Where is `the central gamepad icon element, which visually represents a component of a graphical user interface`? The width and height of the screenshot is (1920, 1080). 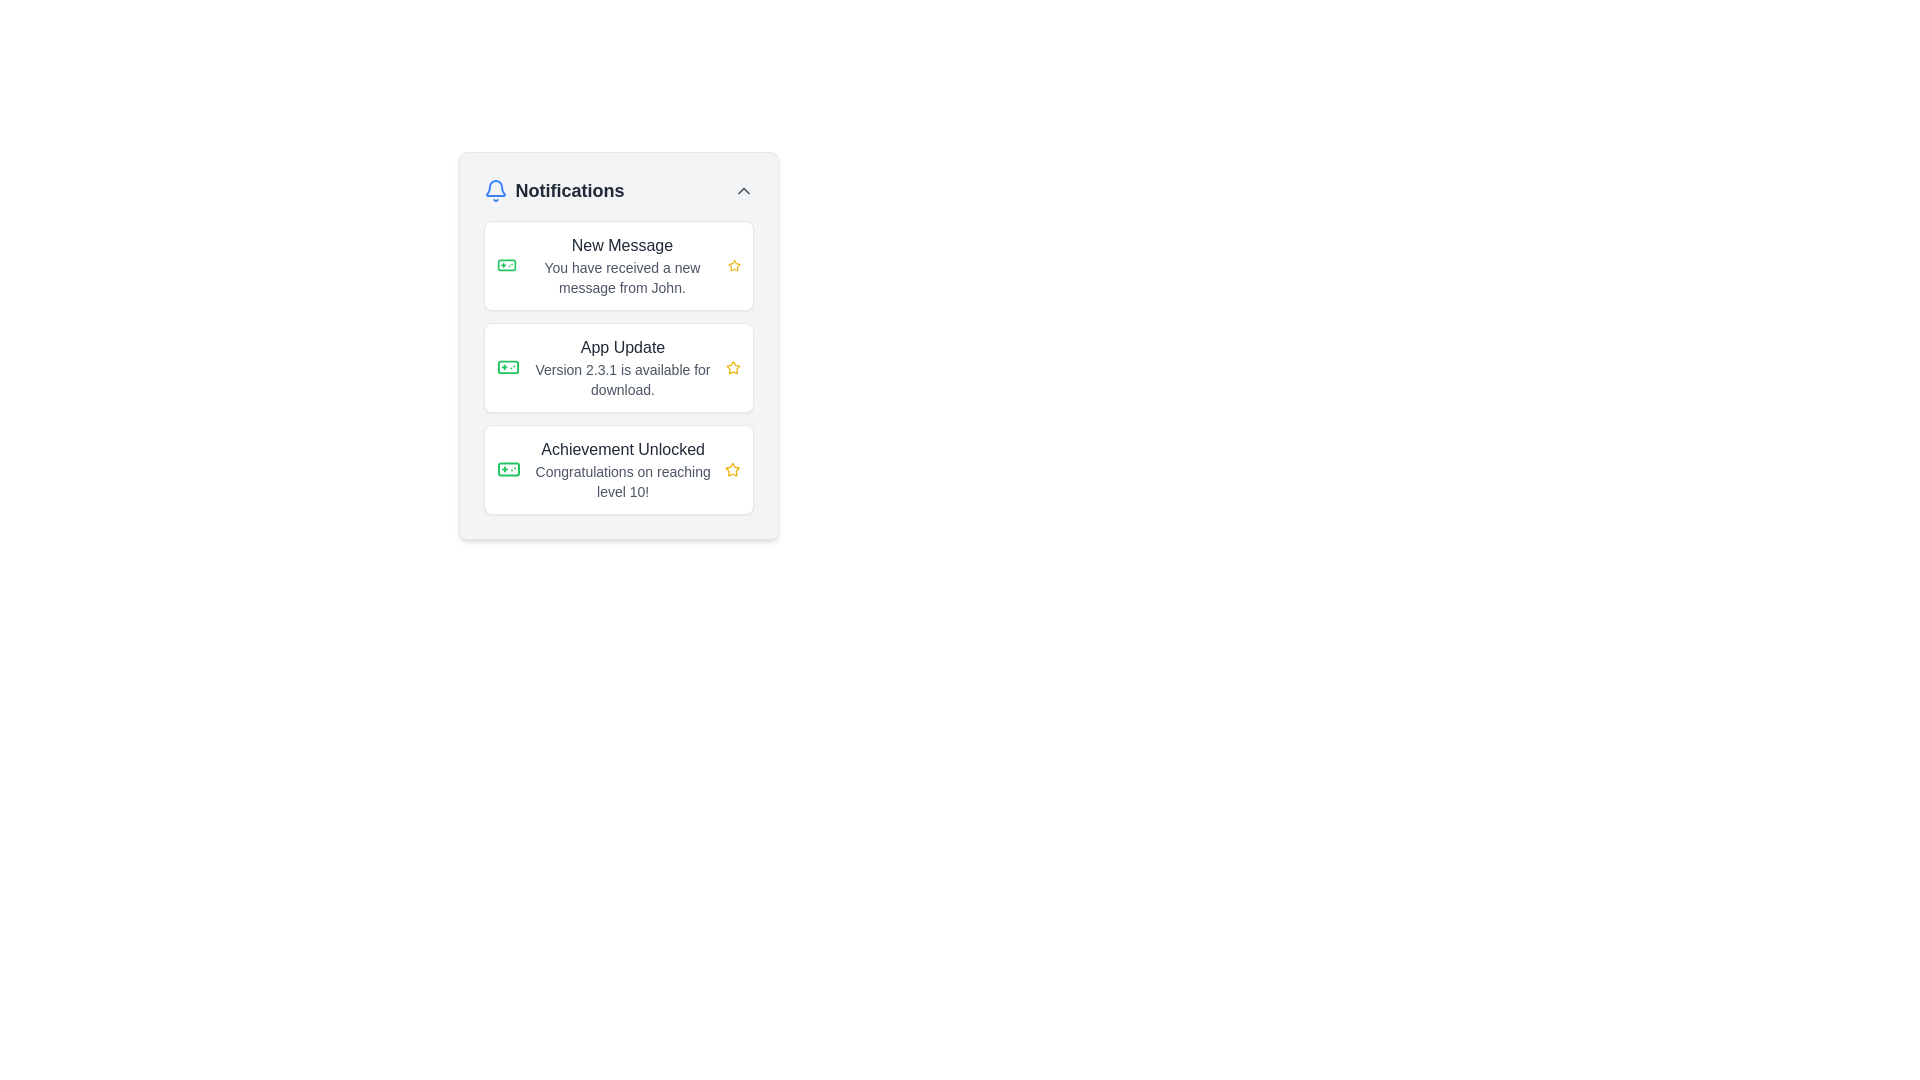
the central gamepad icon element, which visually represents a component of a graphical user interface is located at coordinates (506, 265).